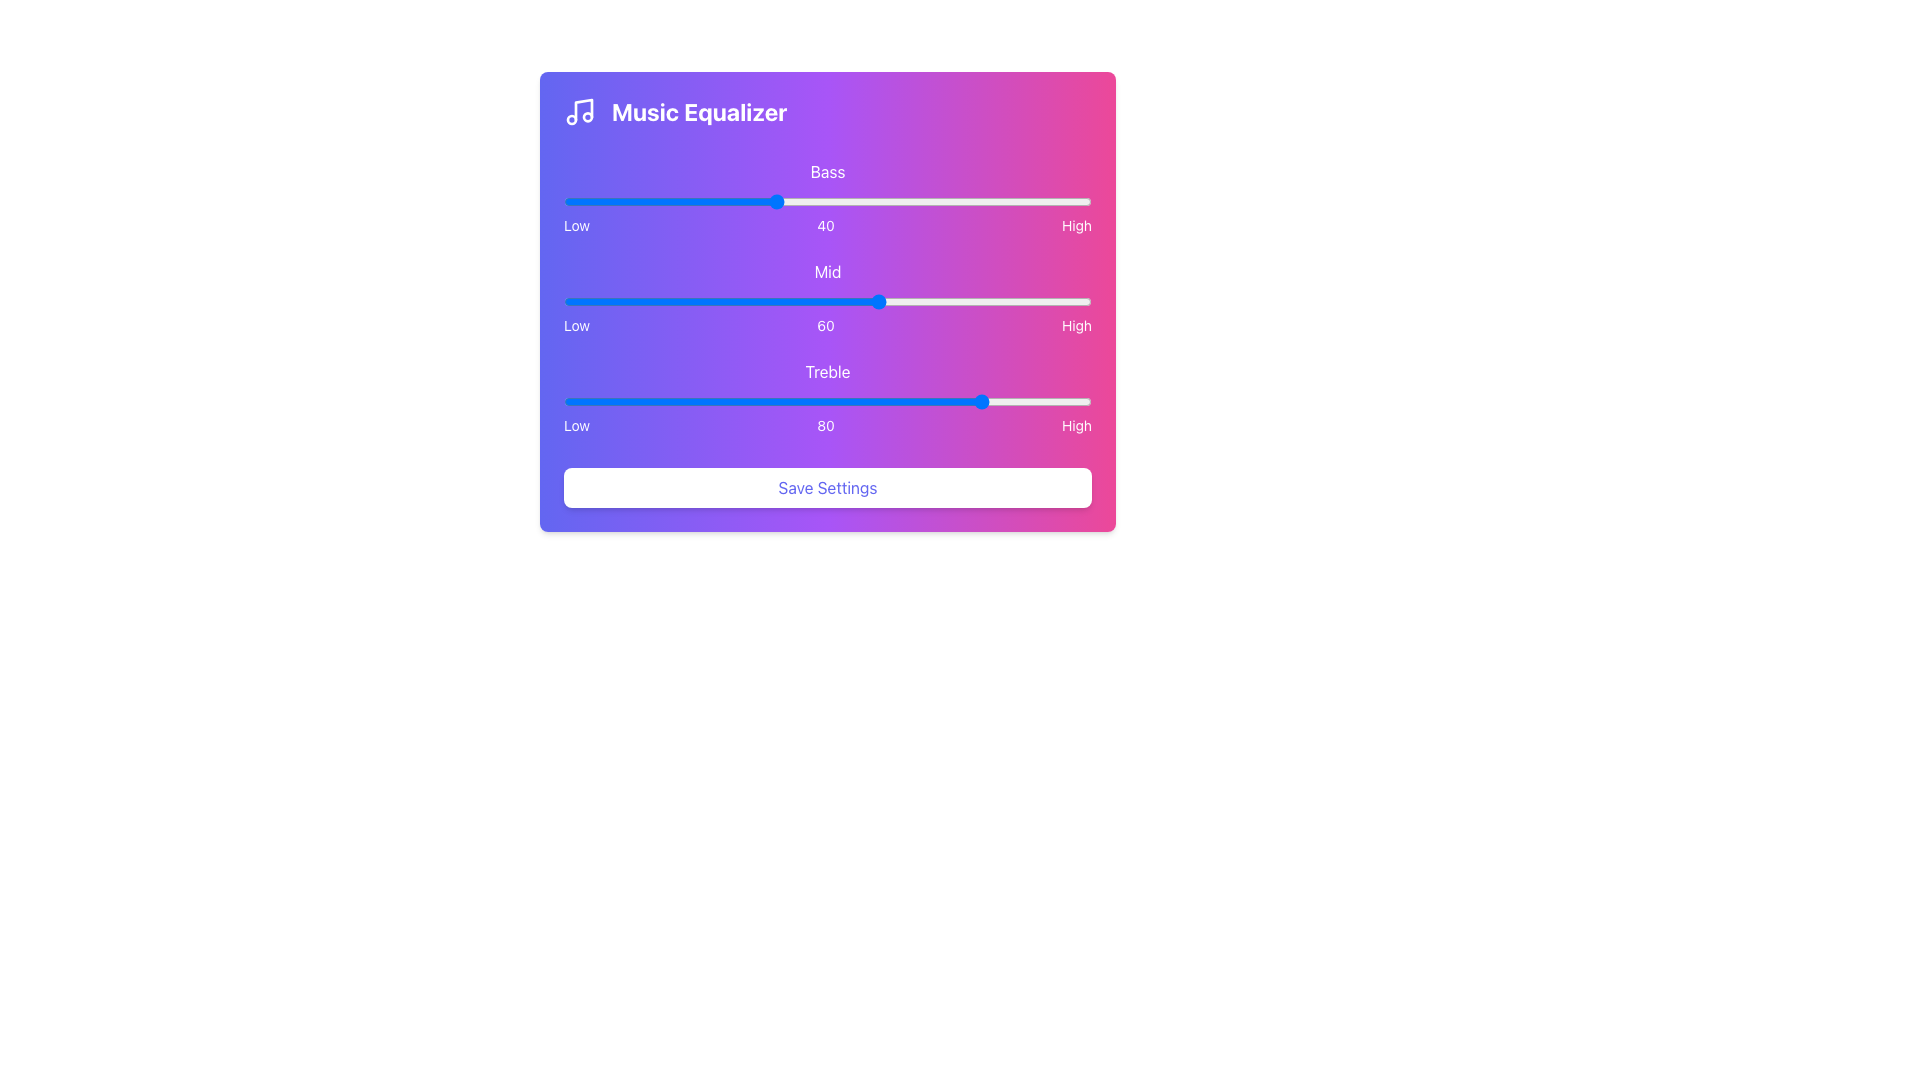 This screenshot has height=1080, width=1920. What do you see at coordinates (828, 488) in the screenshot?
I see `the submit button at the bottom of the panel` at bounding box center [828, 488].